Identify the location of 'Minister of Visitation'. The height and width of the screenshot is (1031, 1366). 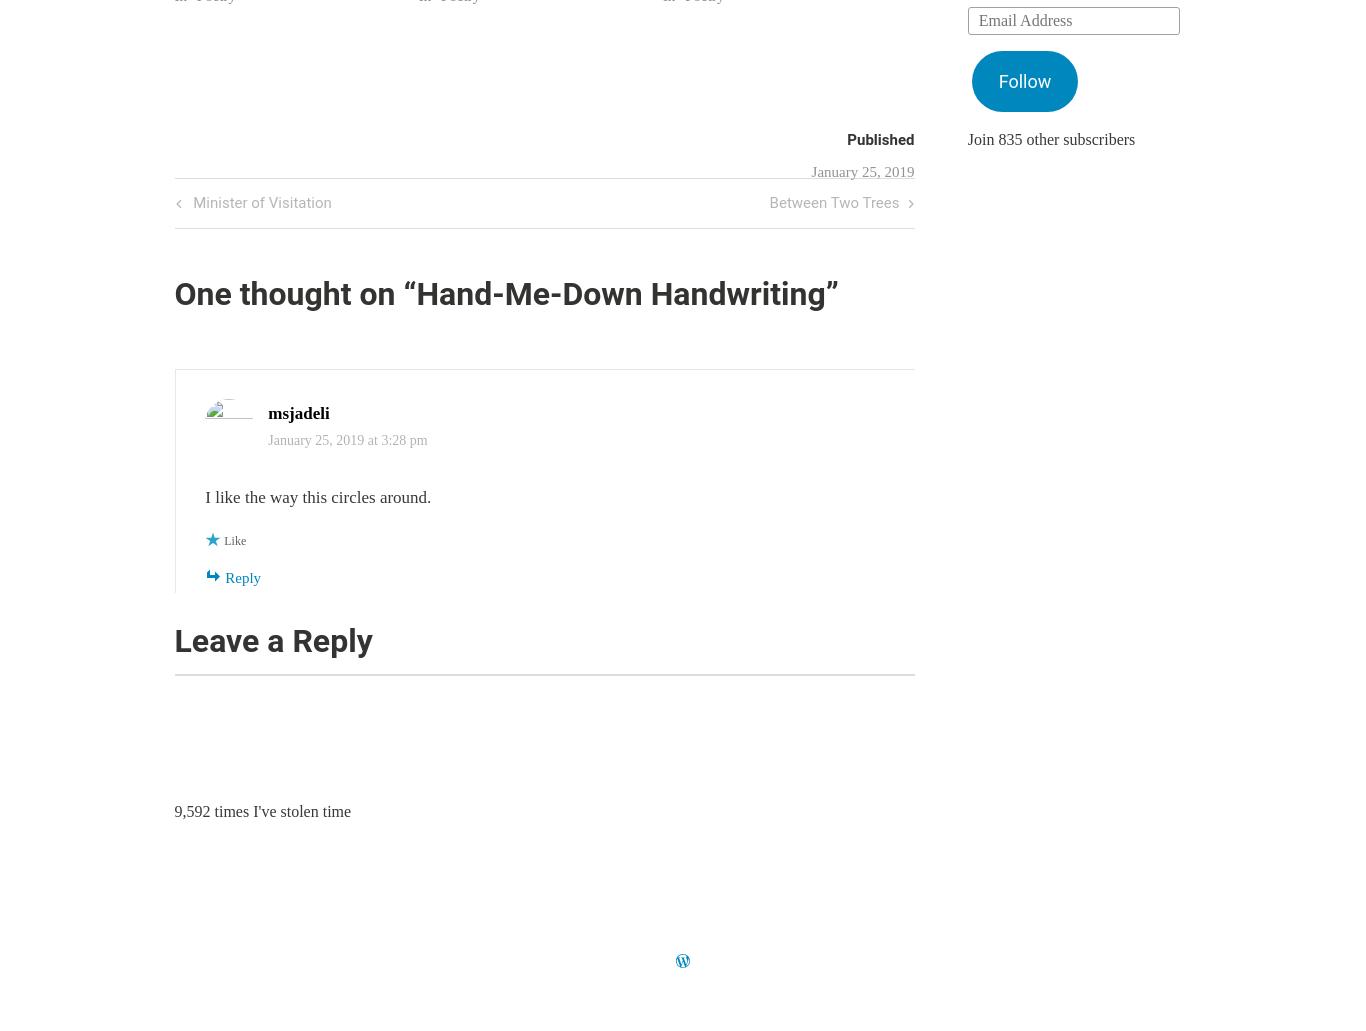
(259, 200).